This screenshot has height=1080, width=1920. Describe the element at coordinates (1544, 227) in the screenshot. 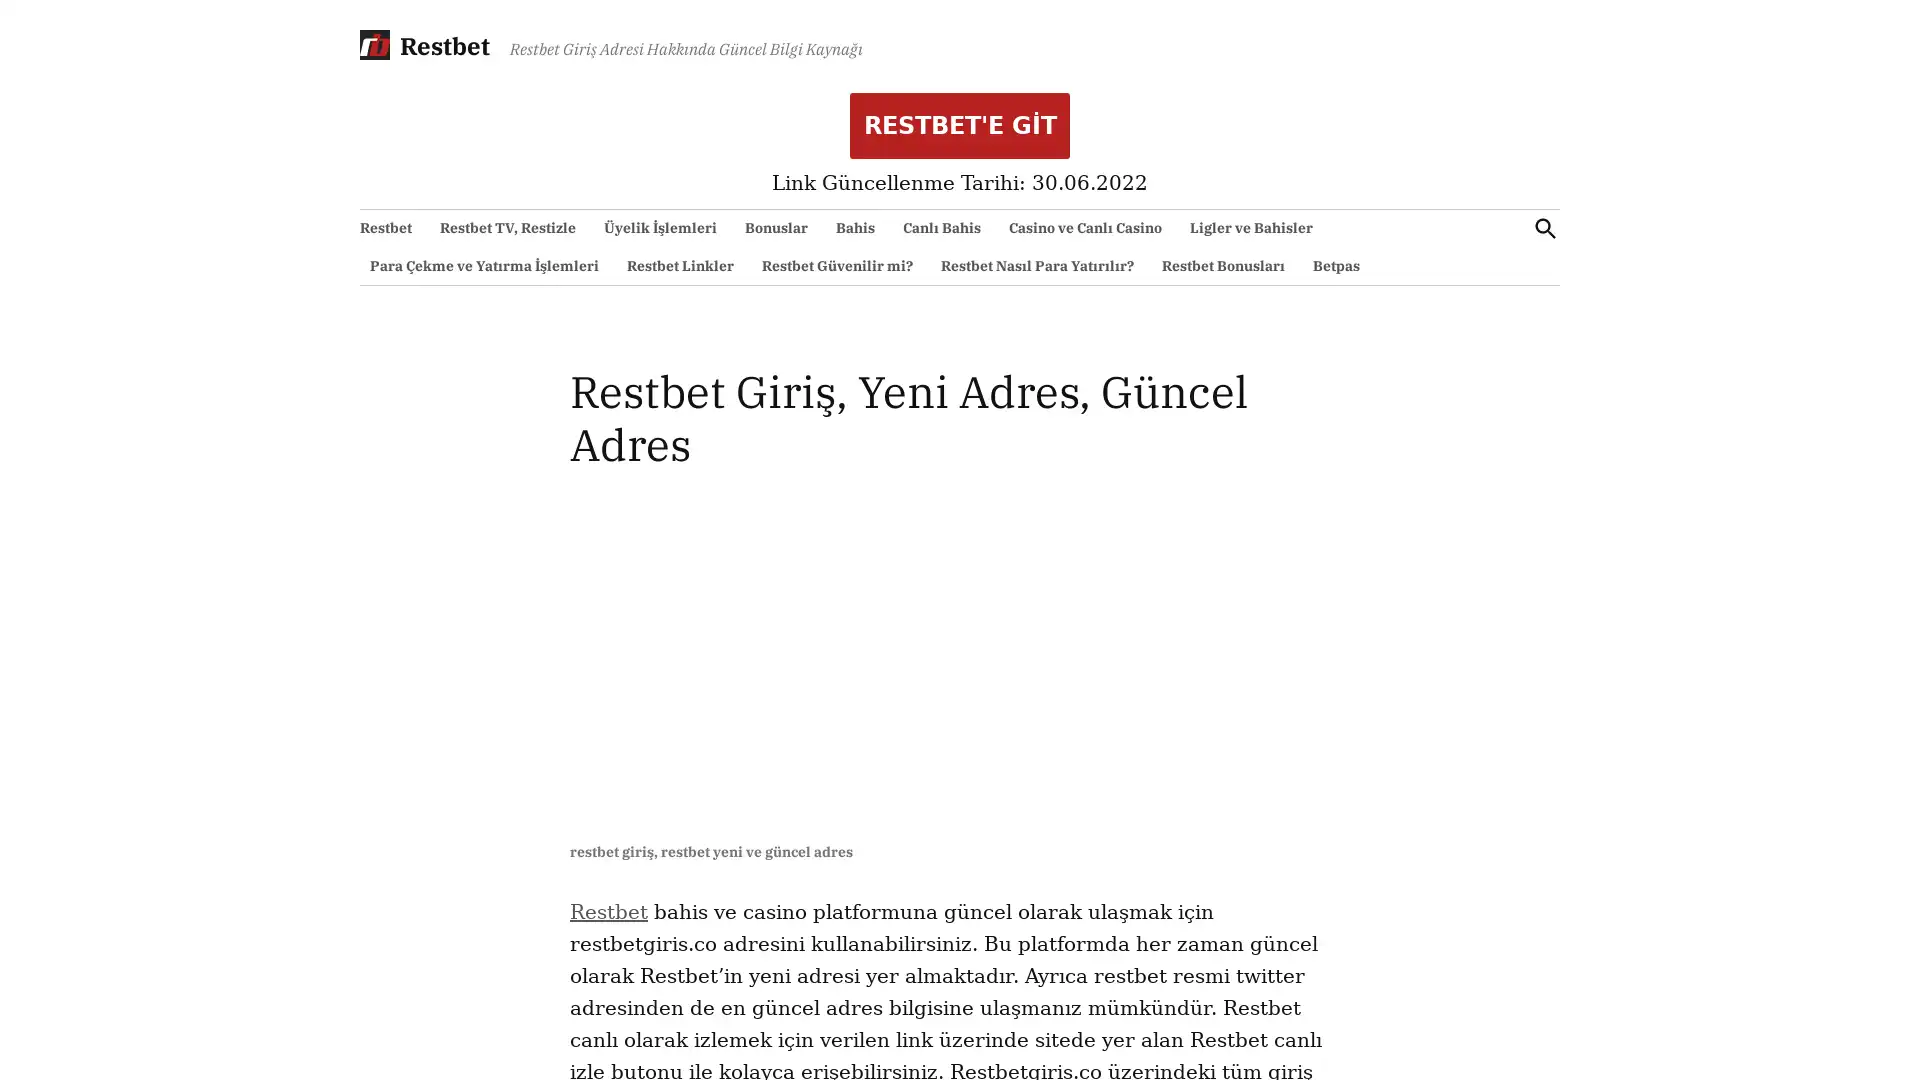

I see `Open Search` at that location.